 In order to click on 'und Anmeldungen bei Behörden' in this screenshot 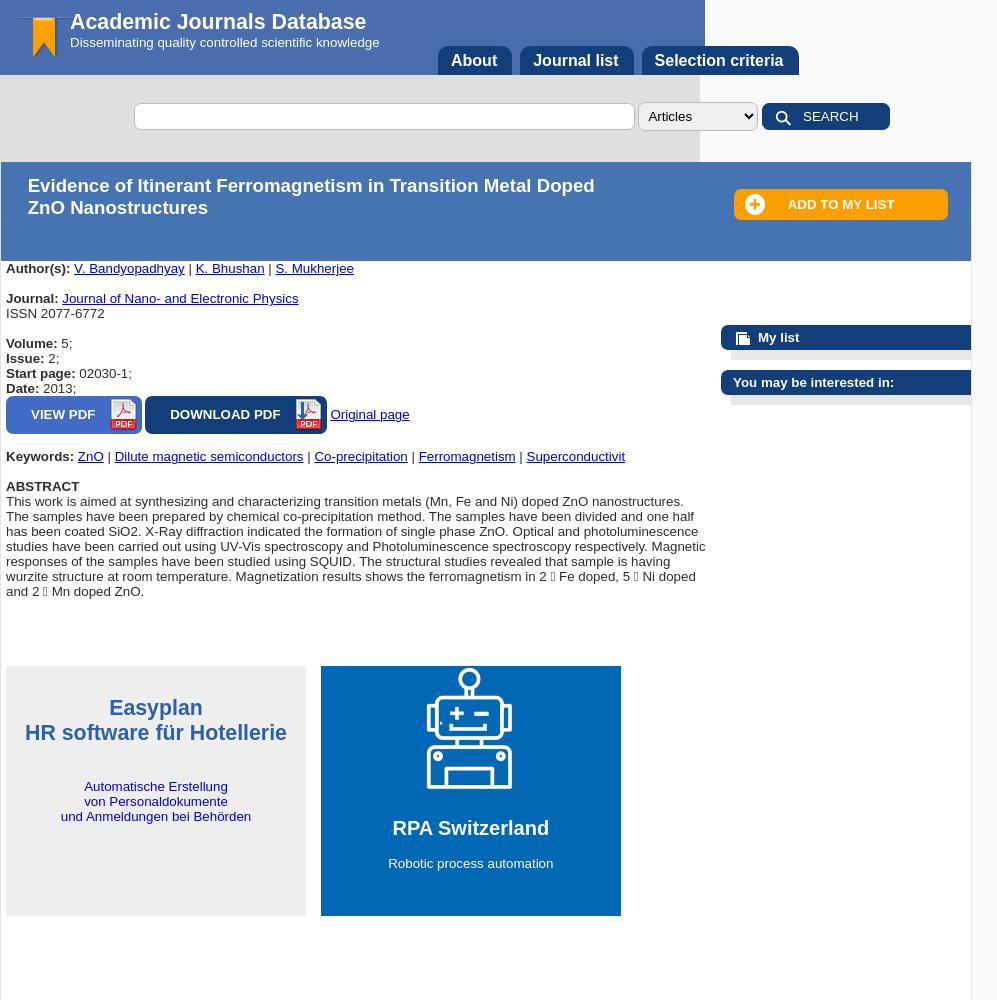, I will do `click(154, 815)`.